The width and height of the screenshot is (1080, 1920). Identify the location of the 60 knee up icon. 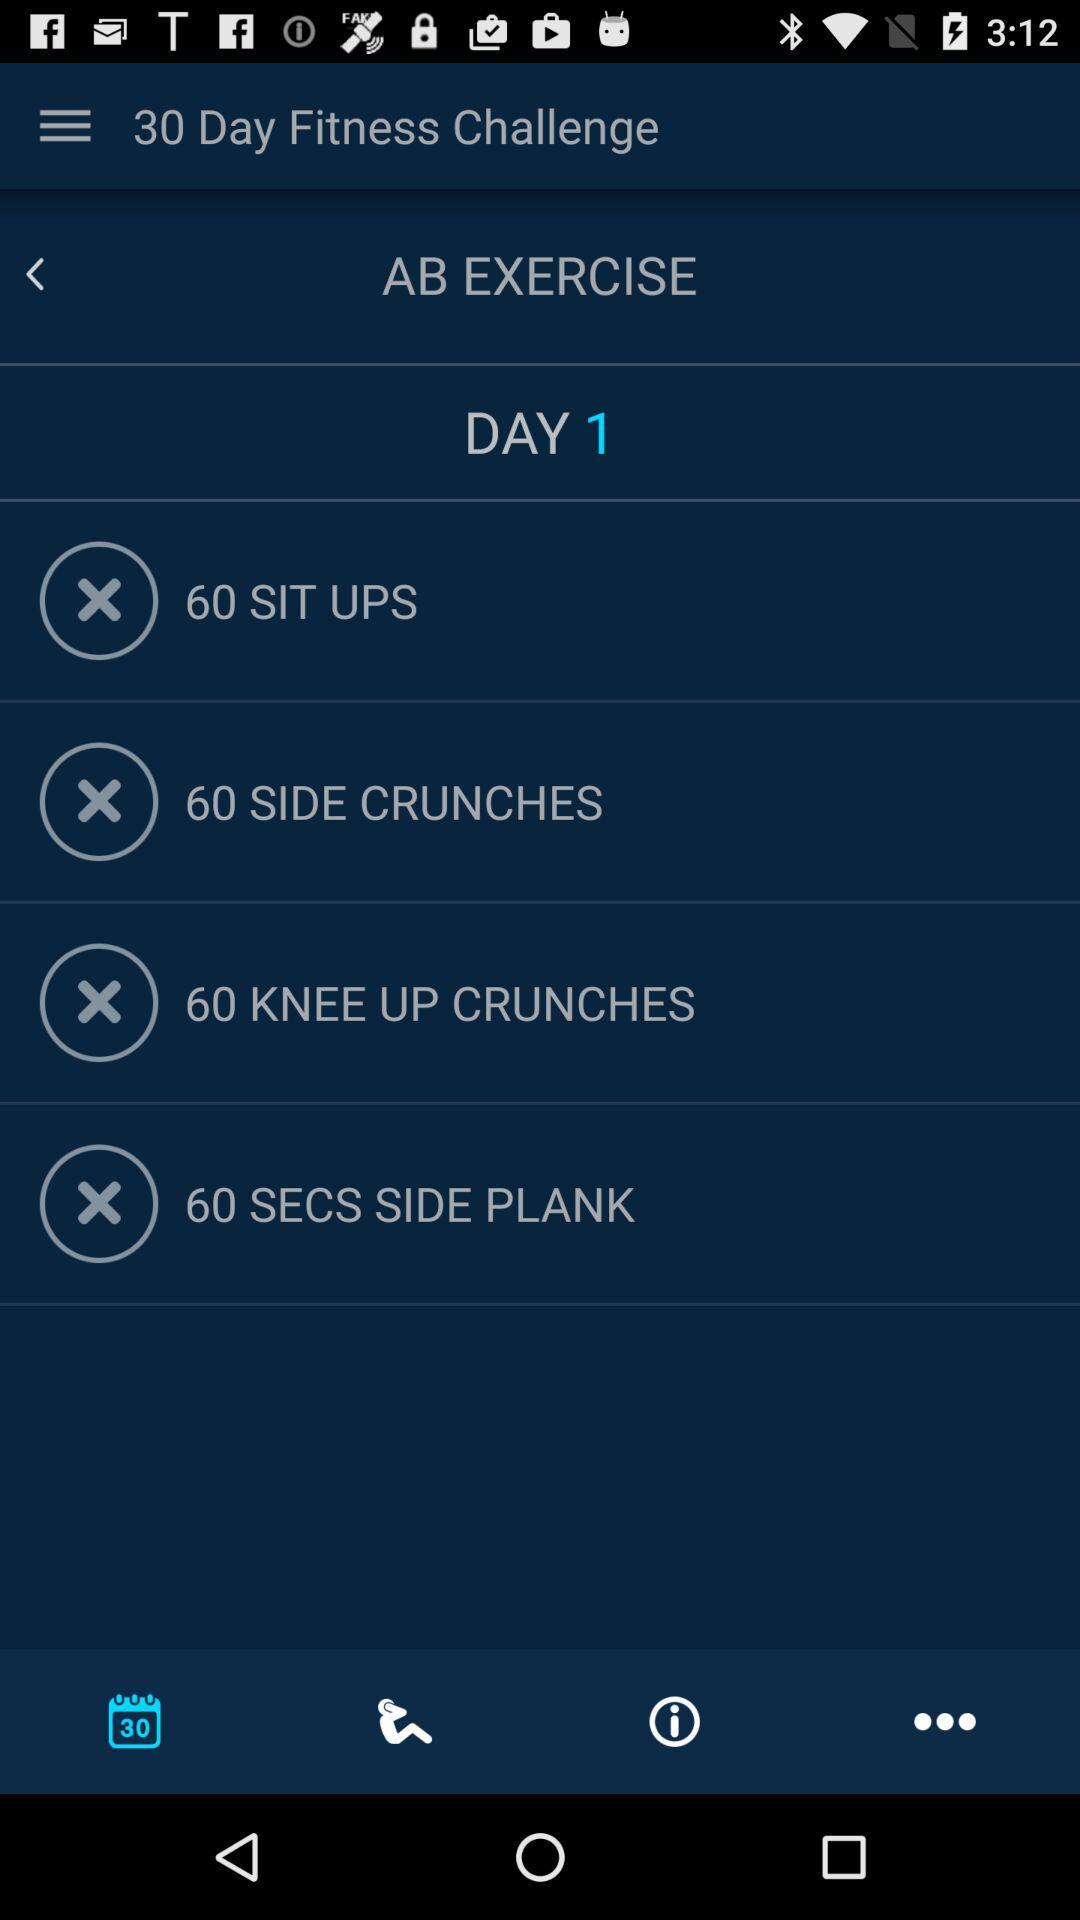
(611, 1002).